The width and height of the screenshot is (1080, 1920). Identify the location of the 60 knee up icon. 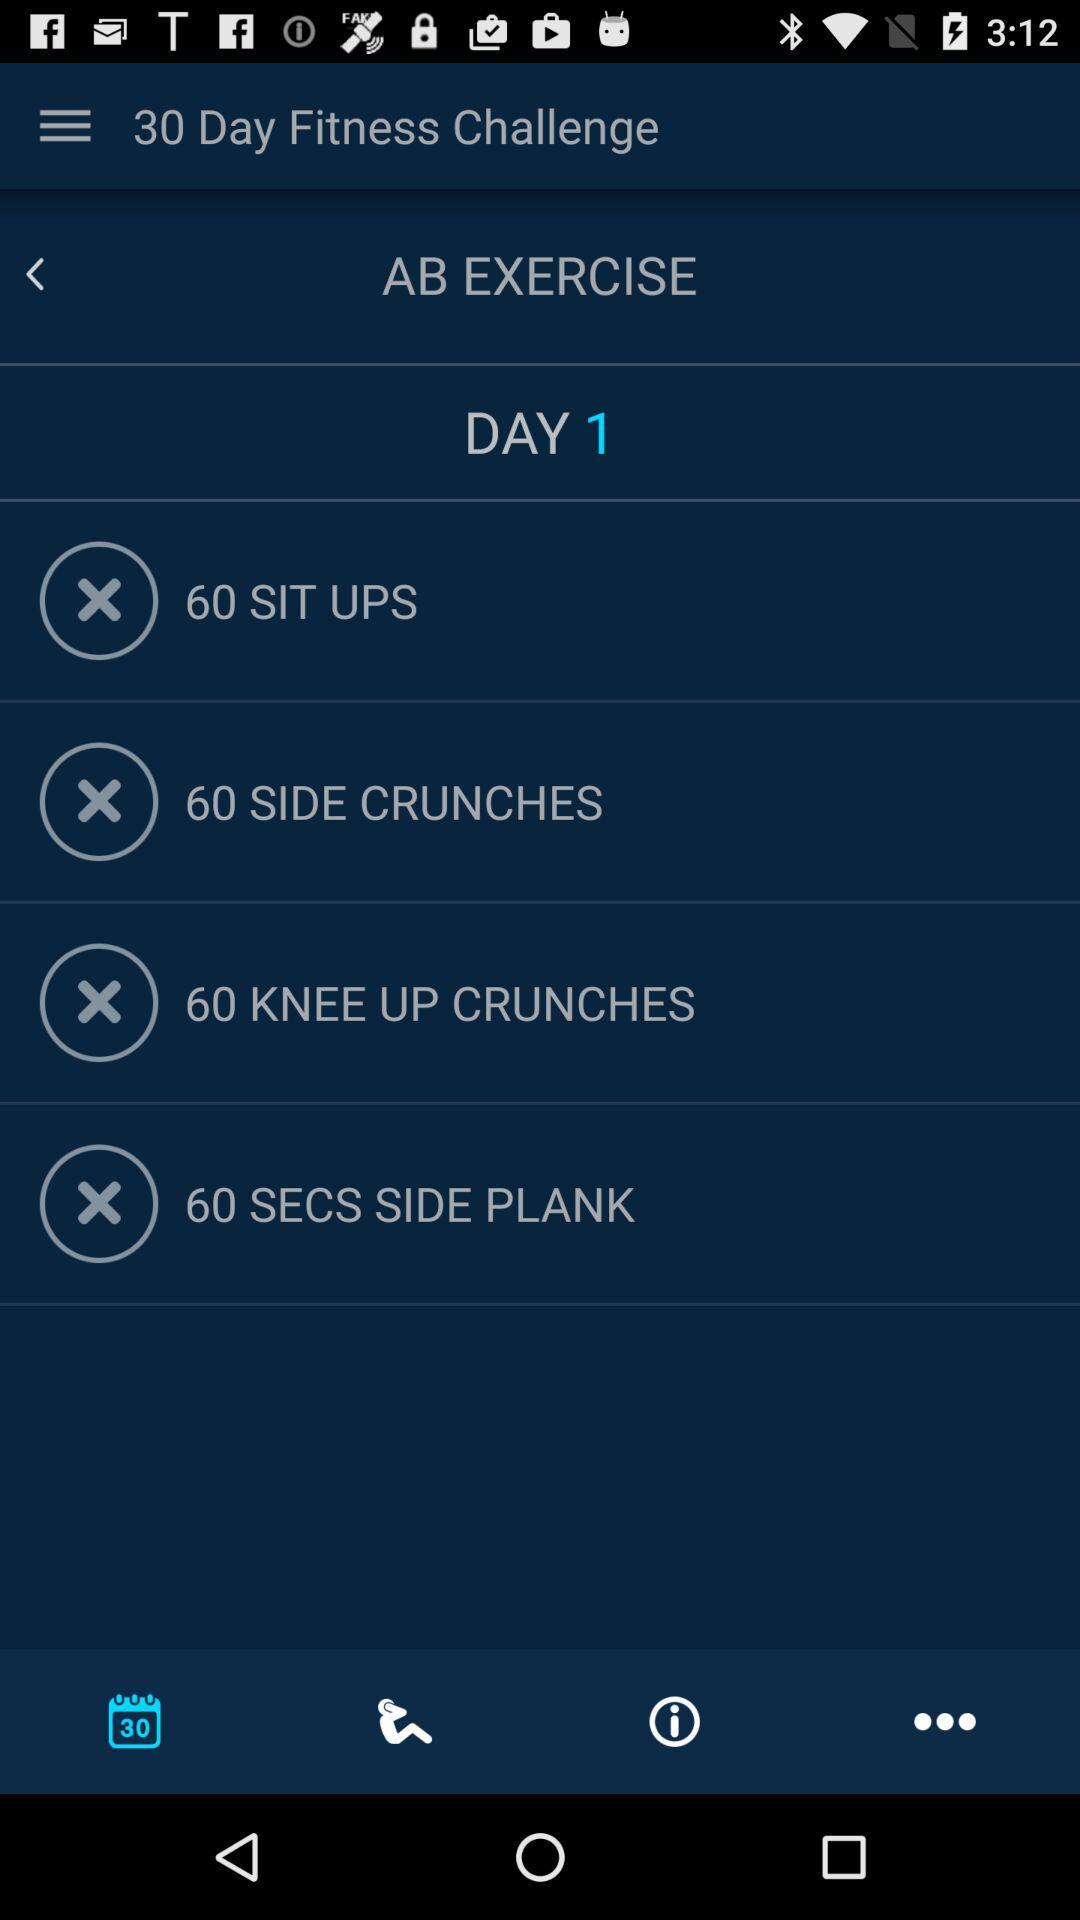
(611, 1002).